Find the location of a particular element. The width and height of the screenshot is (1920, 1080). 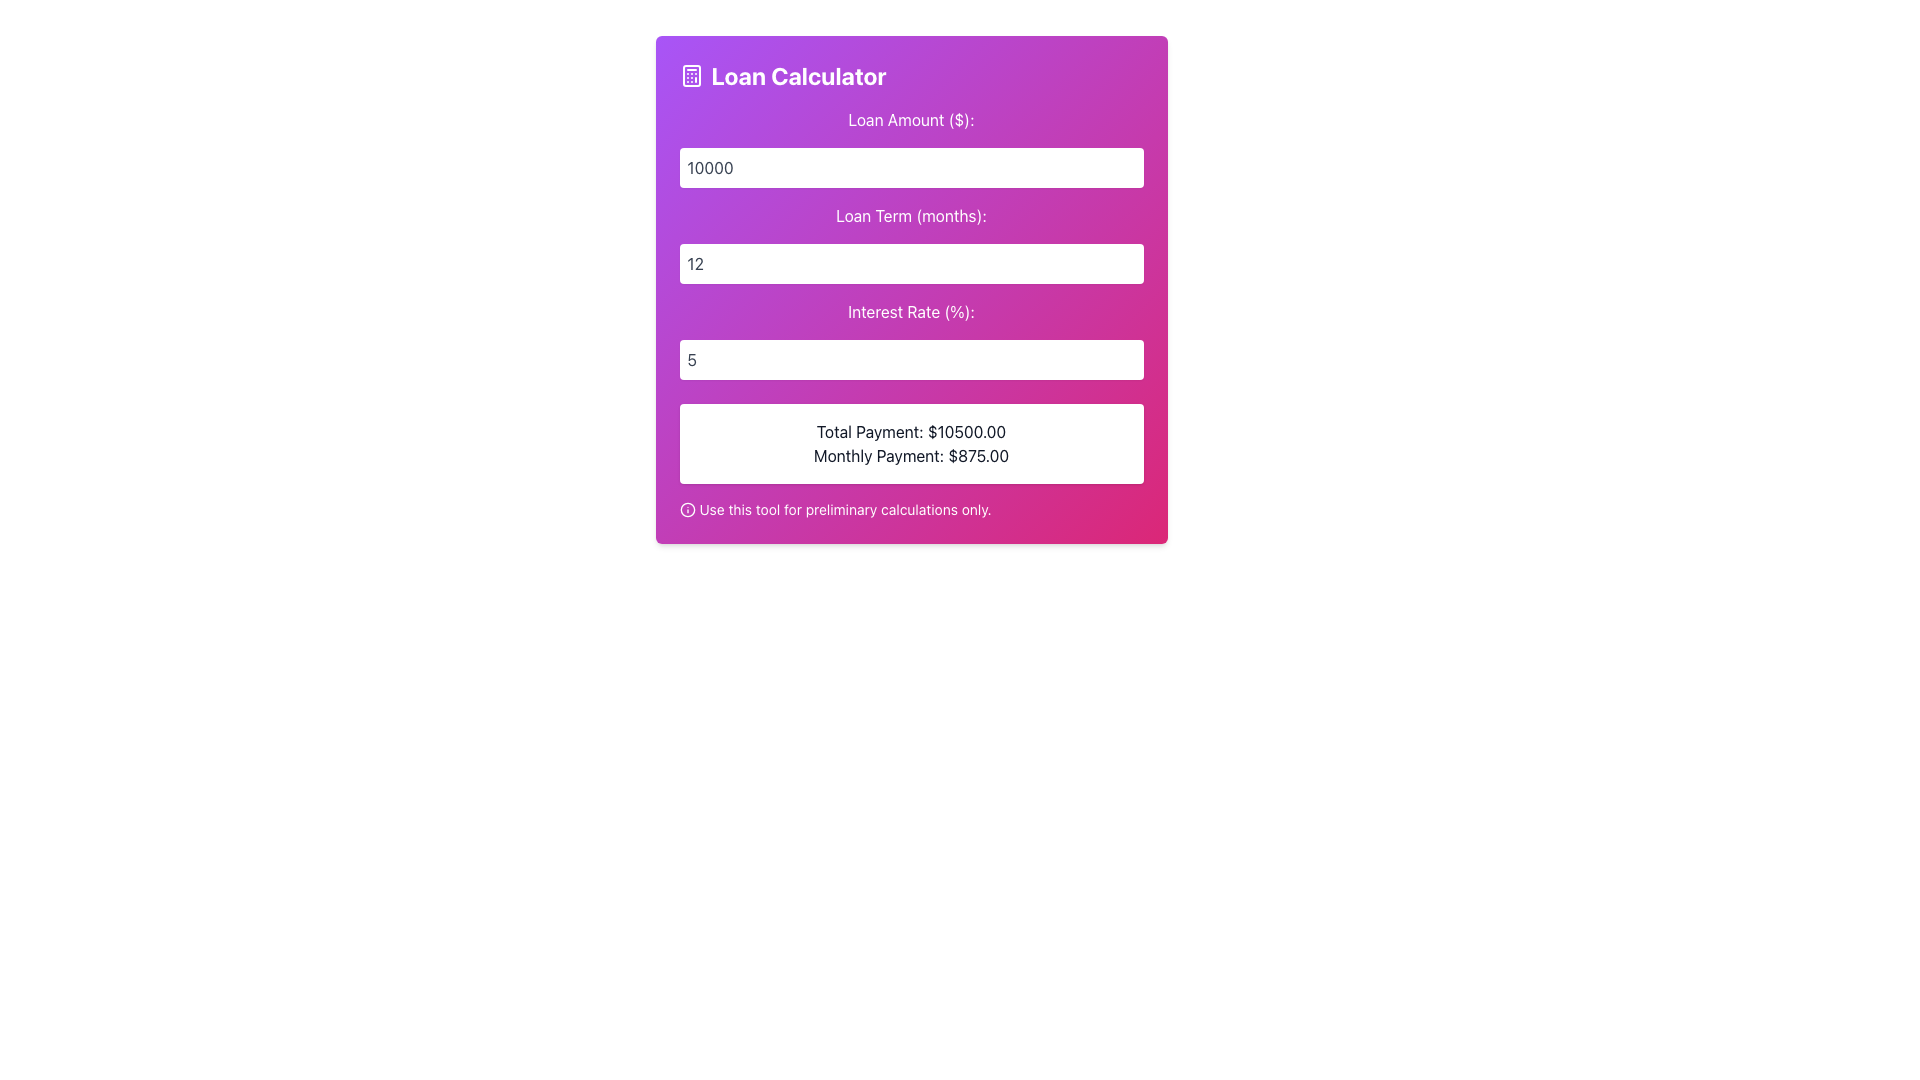

the disclaimer text element located at the bottom of the 'Loan Calculator' interface card is located at coordinates (910, 508).